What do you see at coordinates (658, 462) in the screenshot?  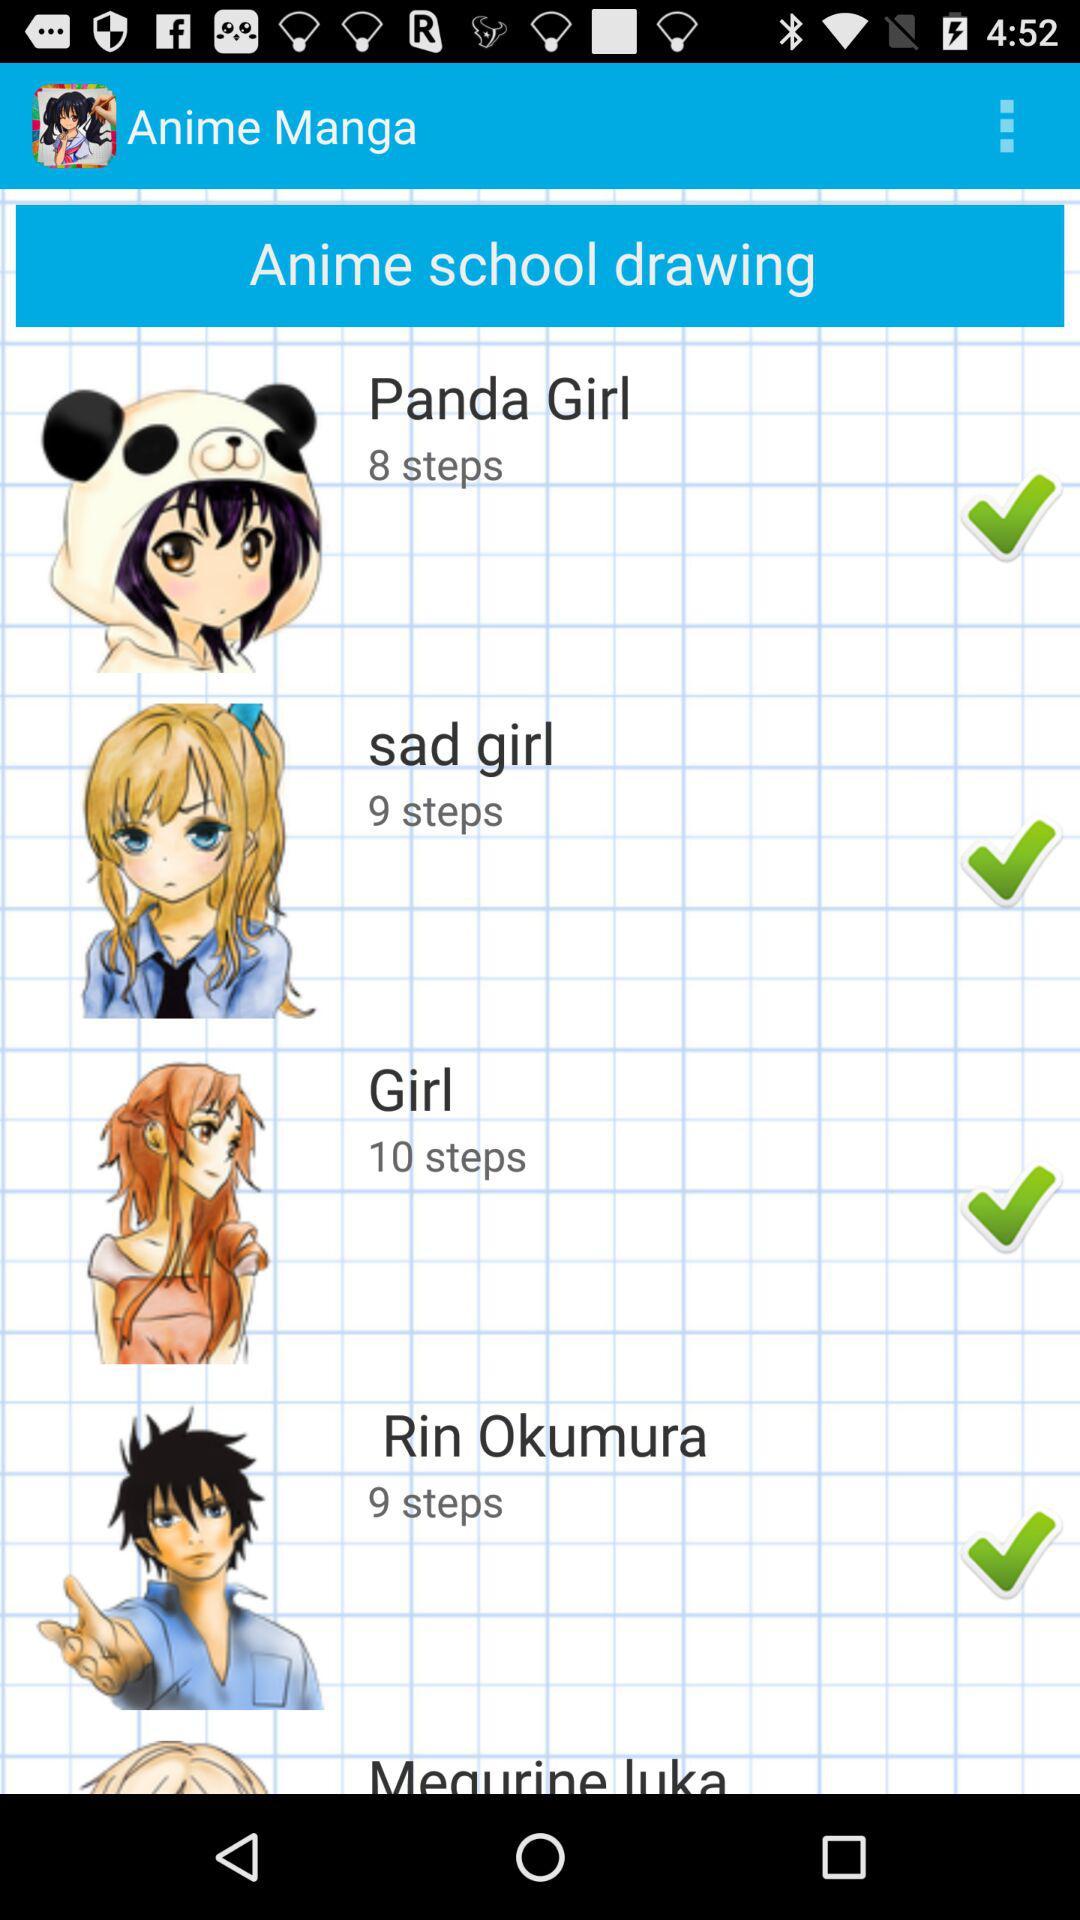 I see `the 8 steps app` at bounding box center [658, 462].